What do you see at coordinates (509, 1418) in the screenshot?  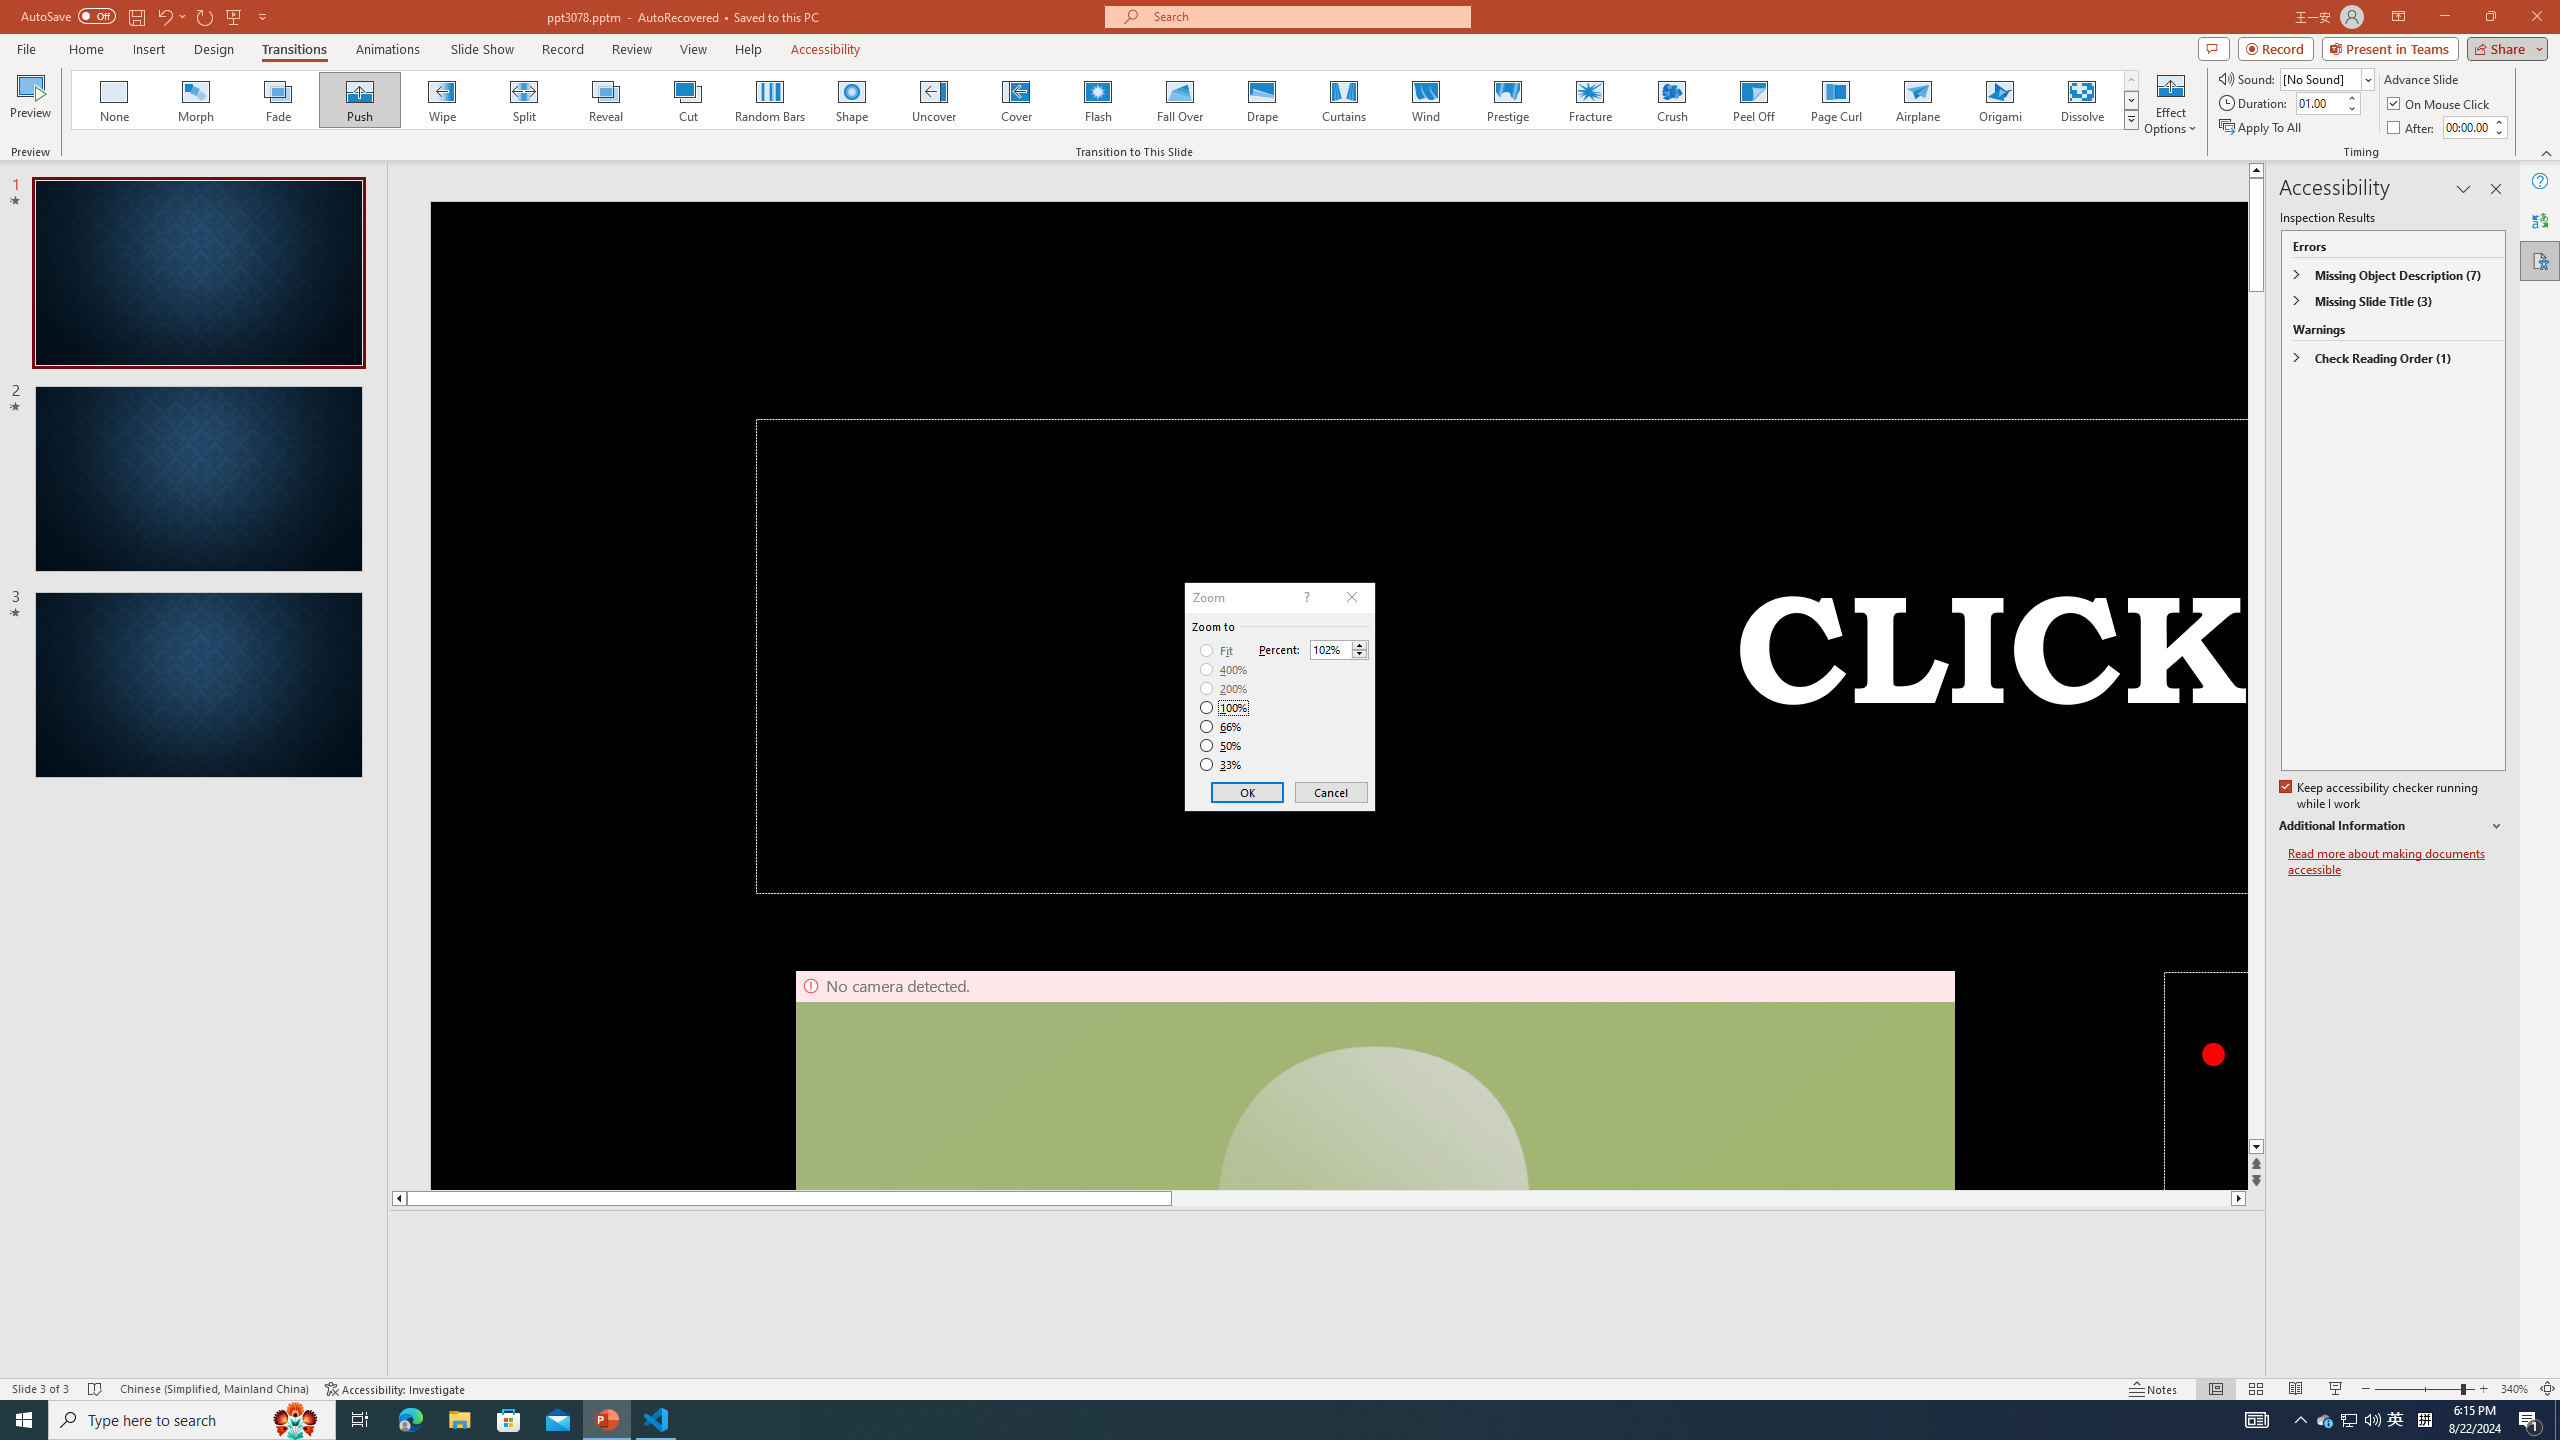 I see `'Microsoft Store'` at bounding box center [509, 1418].